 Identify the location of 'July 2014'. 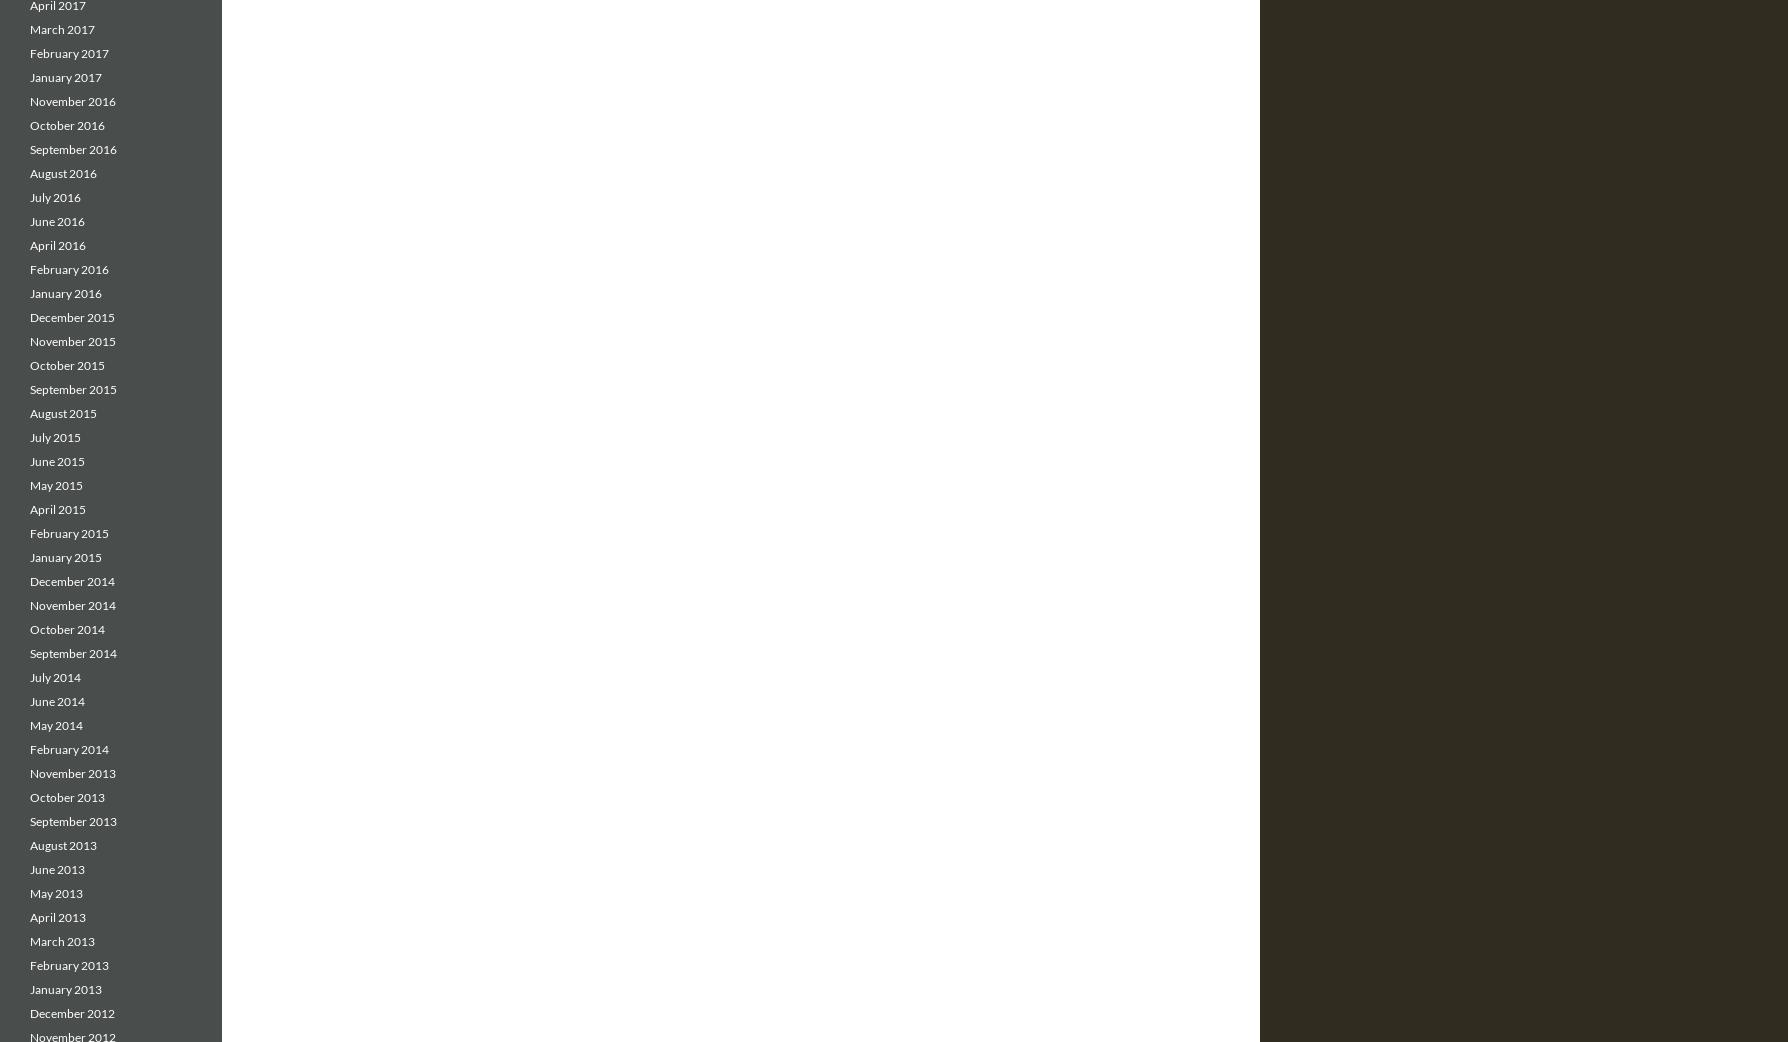
(30, 677).